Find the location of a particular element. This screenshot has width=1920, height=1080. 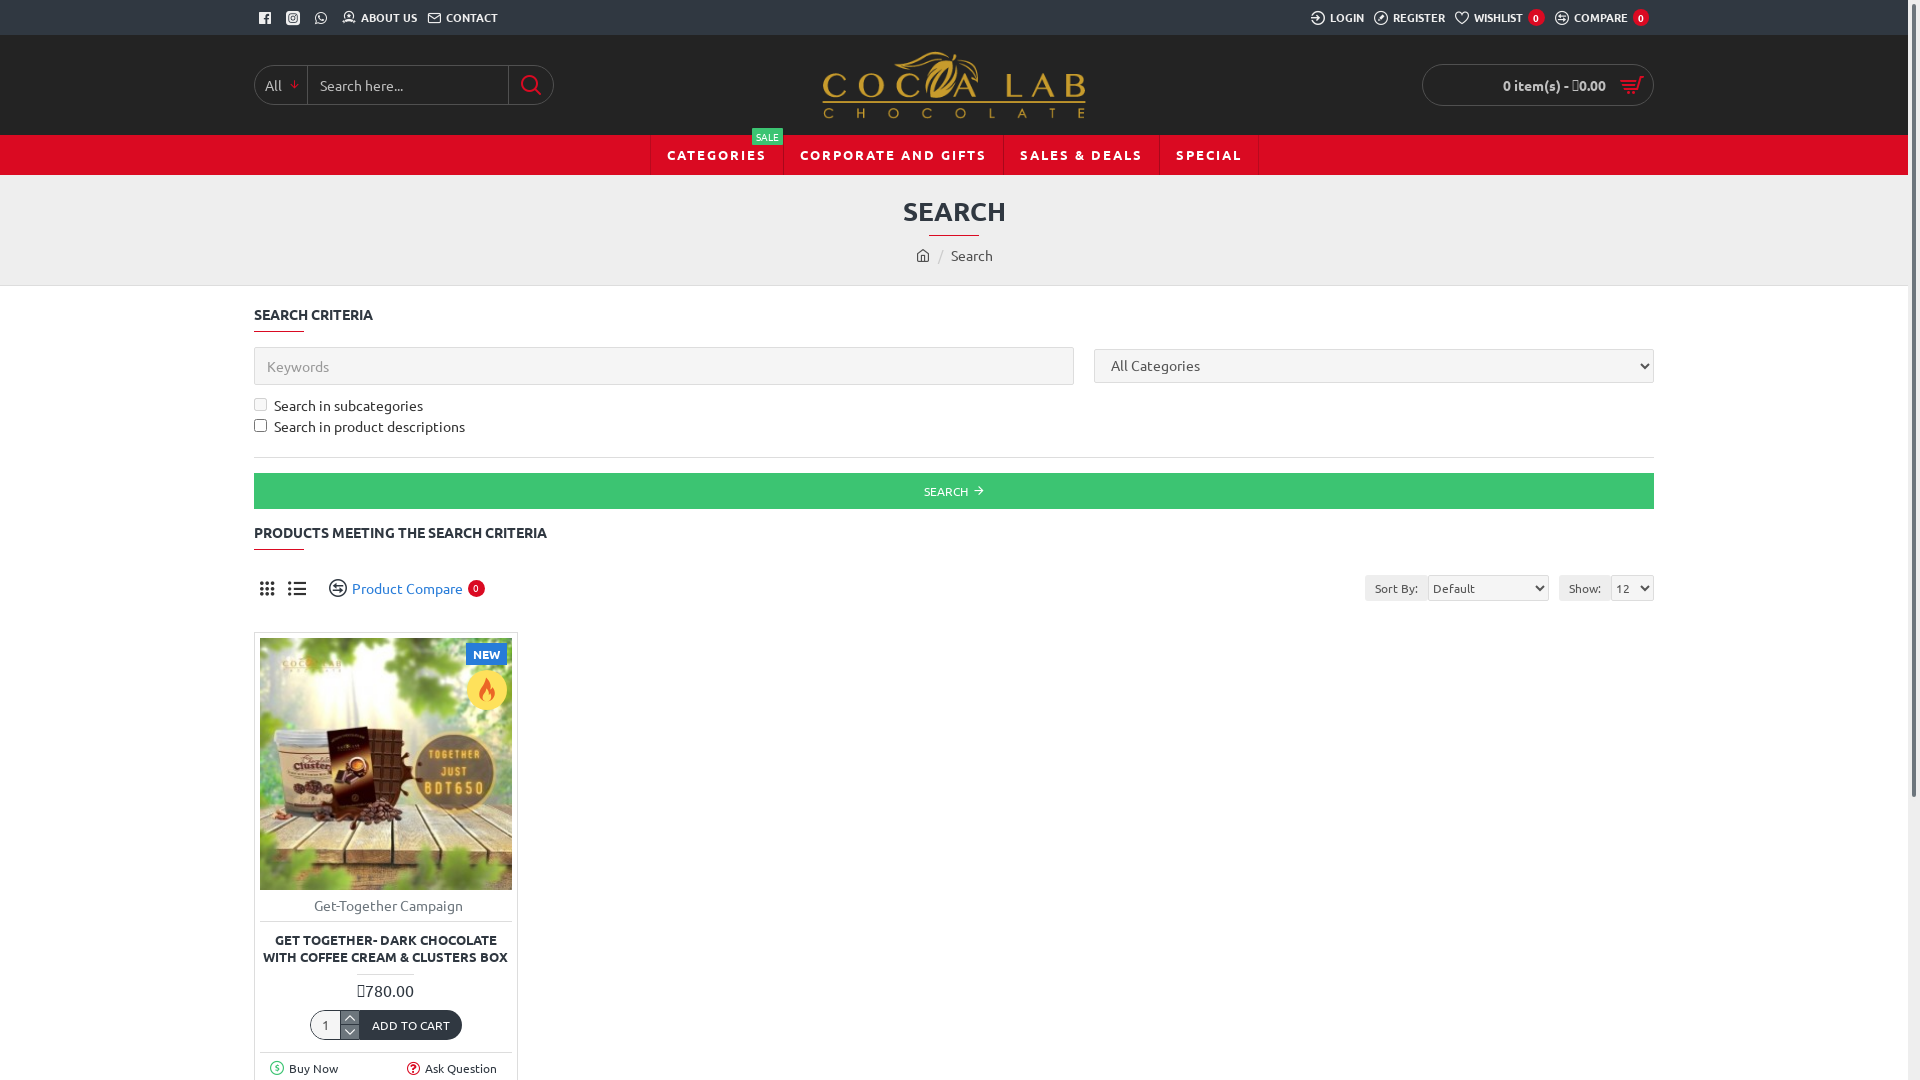

'CATEGORIES is located at coordinates (715, 153).